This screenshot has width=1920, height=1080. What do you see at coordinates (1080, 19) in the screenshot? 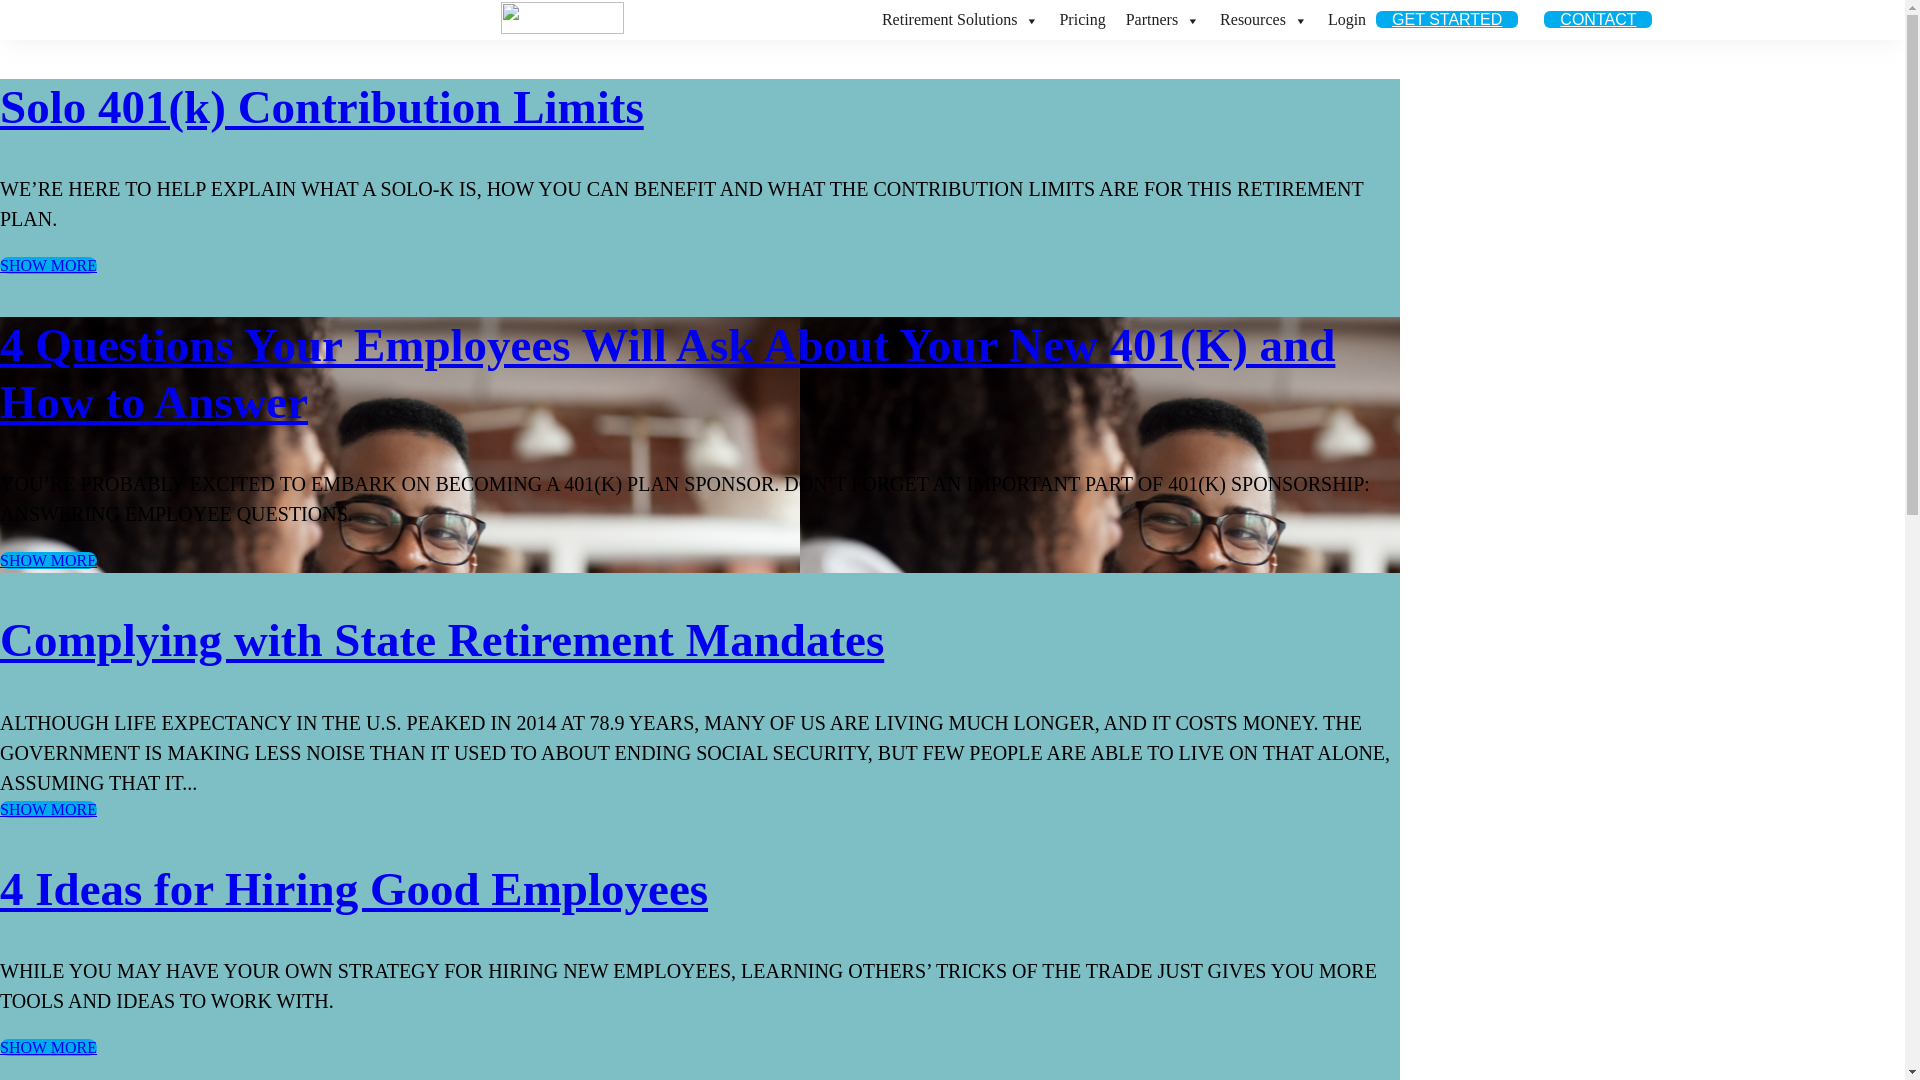
I see `'Pricing'` at bounding box center [1080, 19].